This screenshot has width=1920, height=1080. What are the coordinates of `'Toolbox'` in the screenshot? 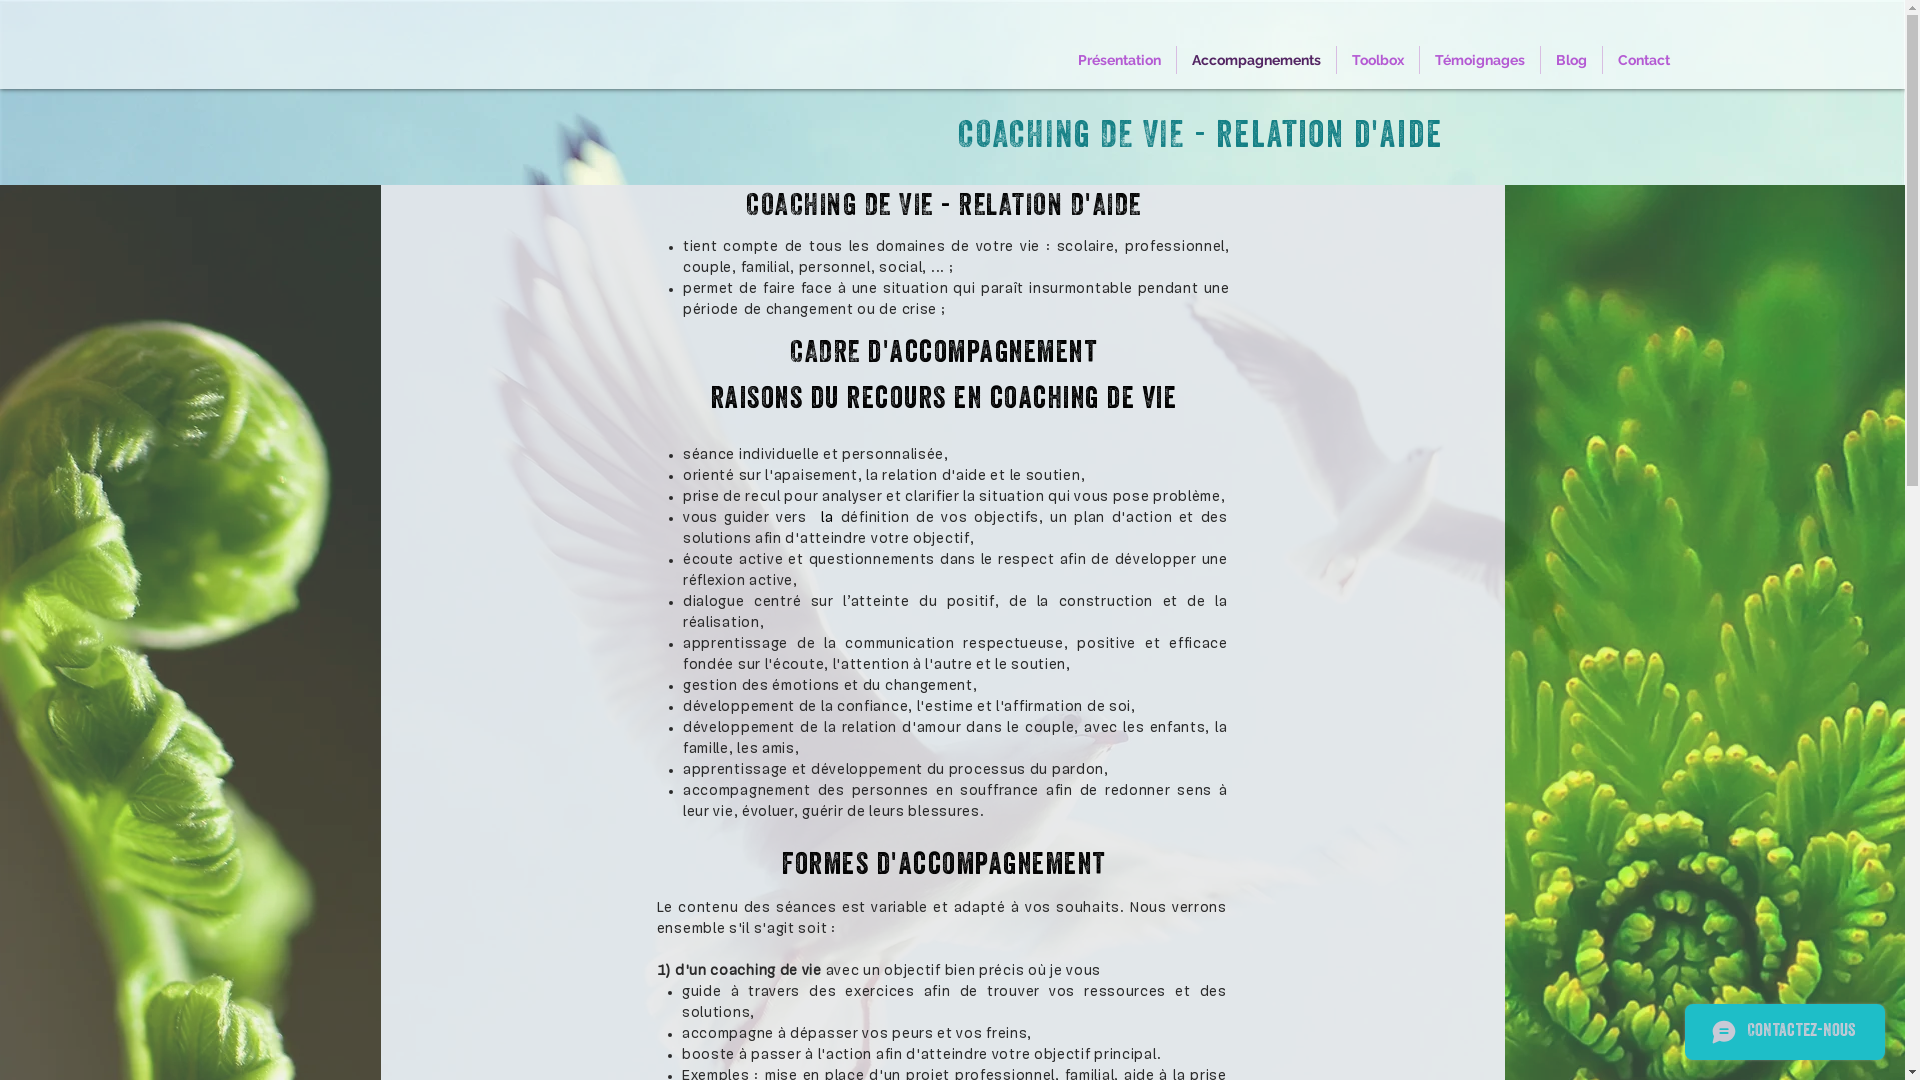 It's located at (1376, 59).